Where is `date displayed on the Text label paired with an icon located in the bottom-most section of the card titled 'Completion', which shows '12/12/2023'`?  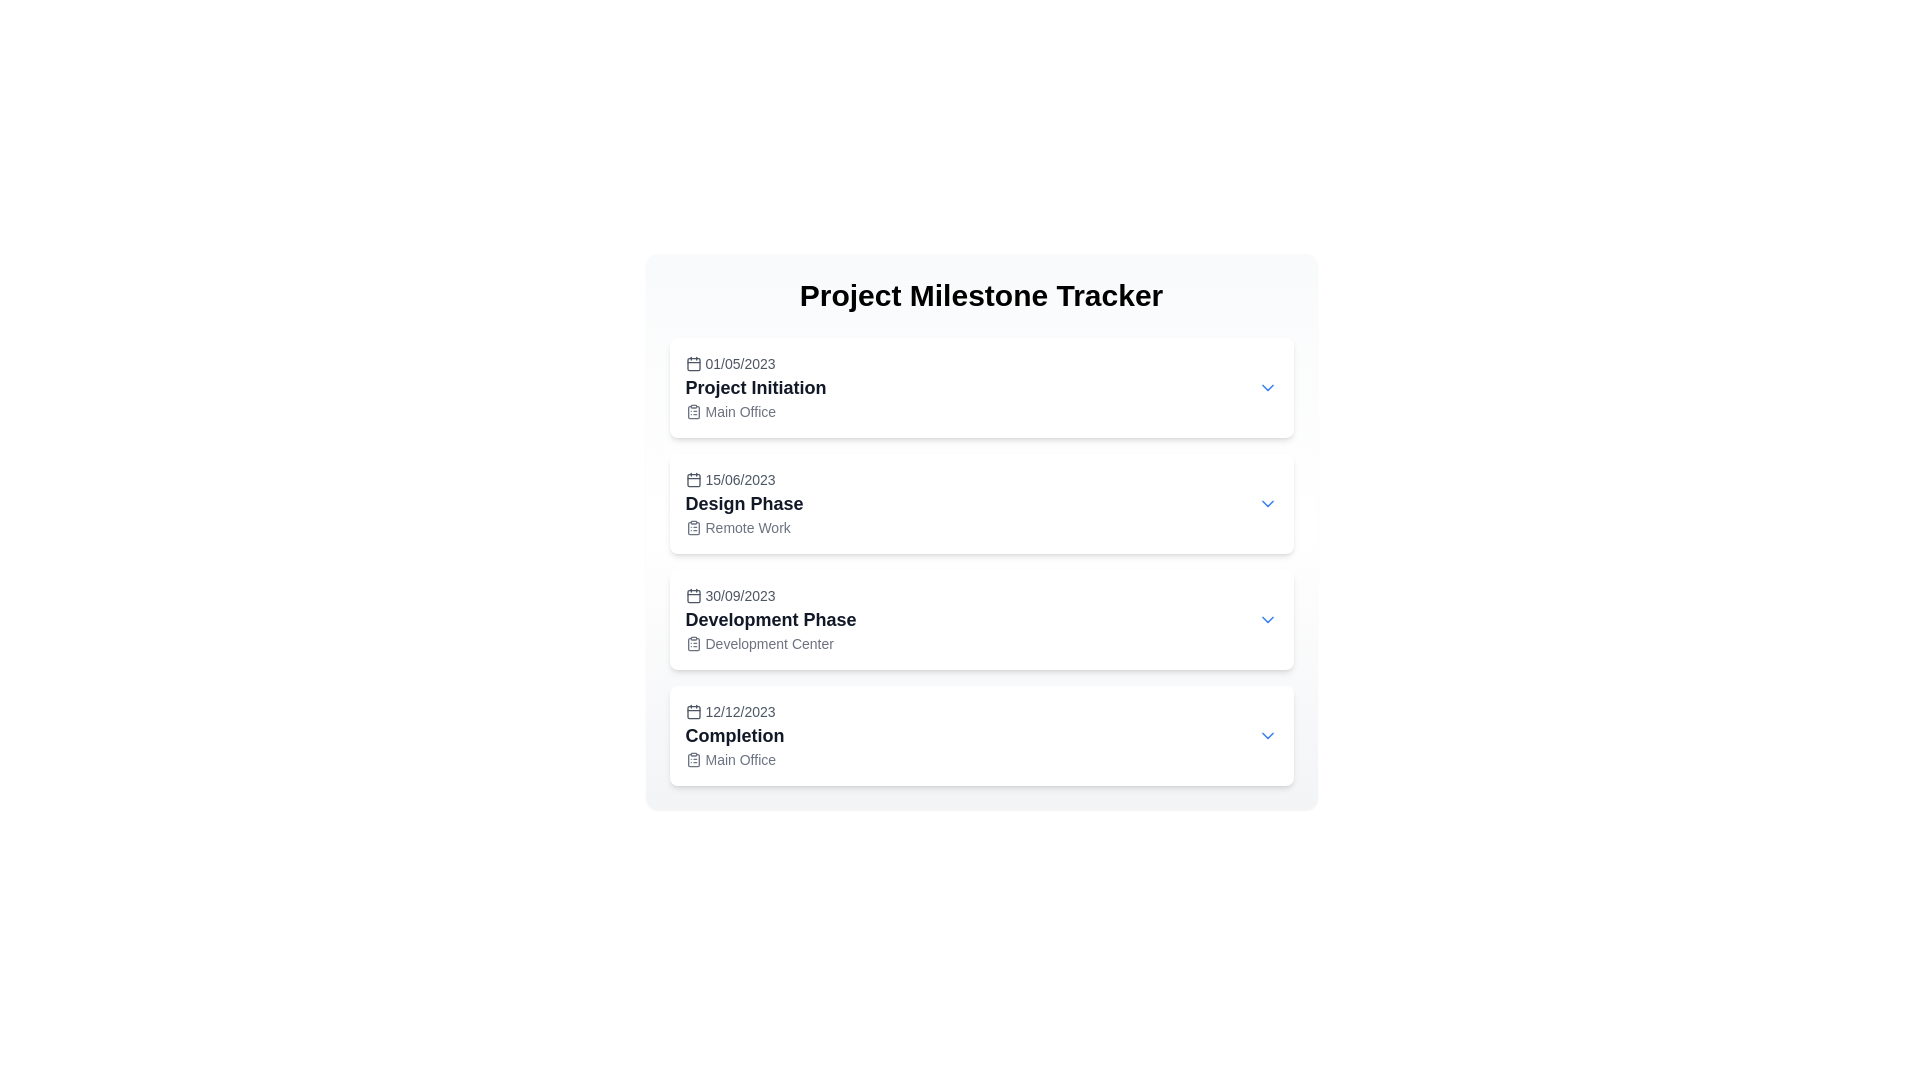
date displayed on the Text label paired with an icon located in the bottom-most section of the card titled 'Completion', which shows '12/12/2023' is located at coordinates (733, 711).